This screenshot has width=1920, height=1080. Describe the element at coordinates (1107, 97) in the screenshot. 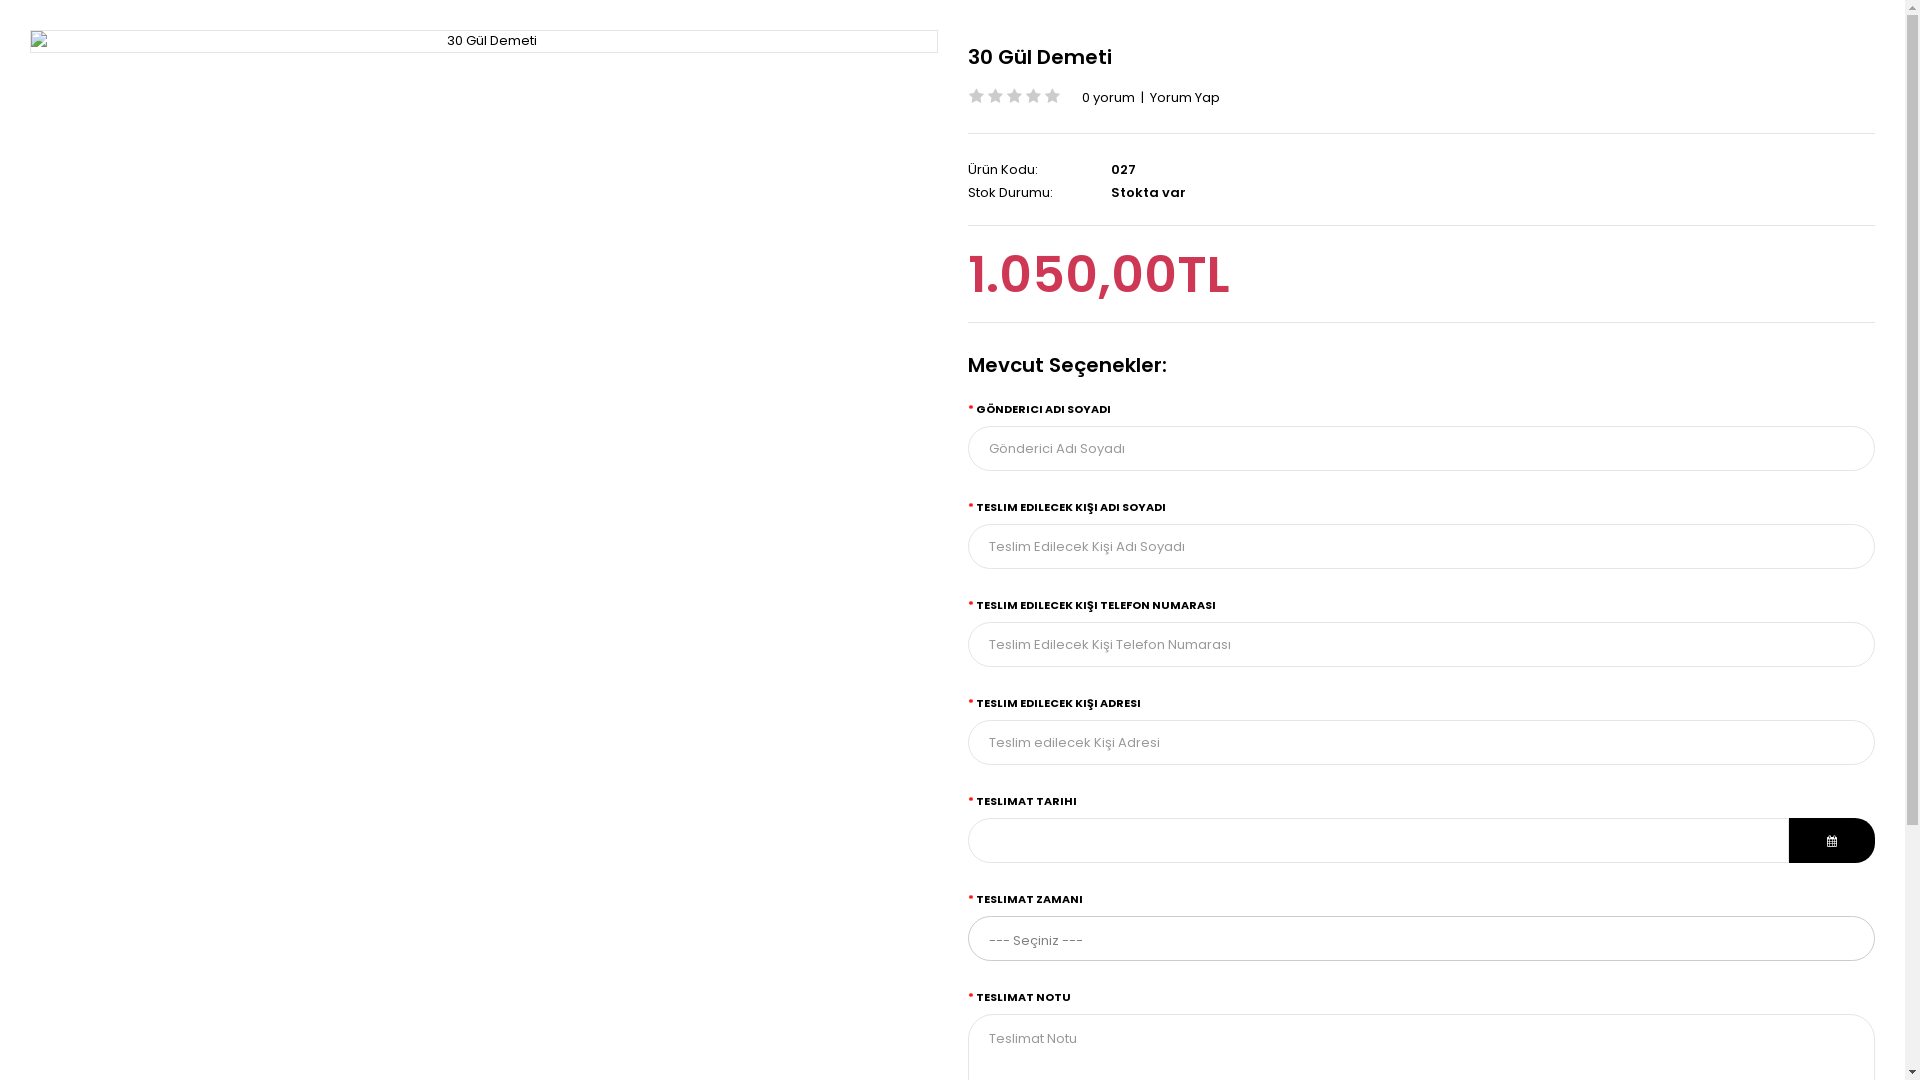

I see `'0 yorum'` at that location.